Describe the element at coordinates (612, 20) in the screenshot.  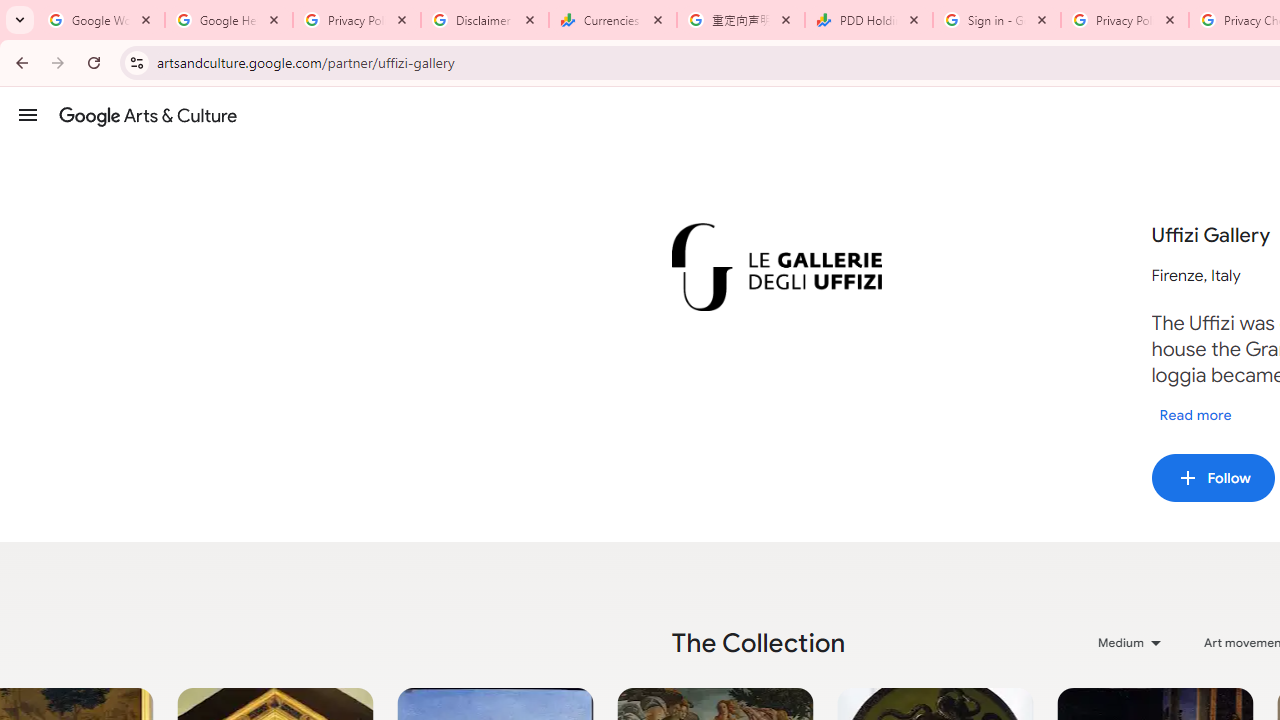
I see `'Currencies - Google Finance'` at that location.